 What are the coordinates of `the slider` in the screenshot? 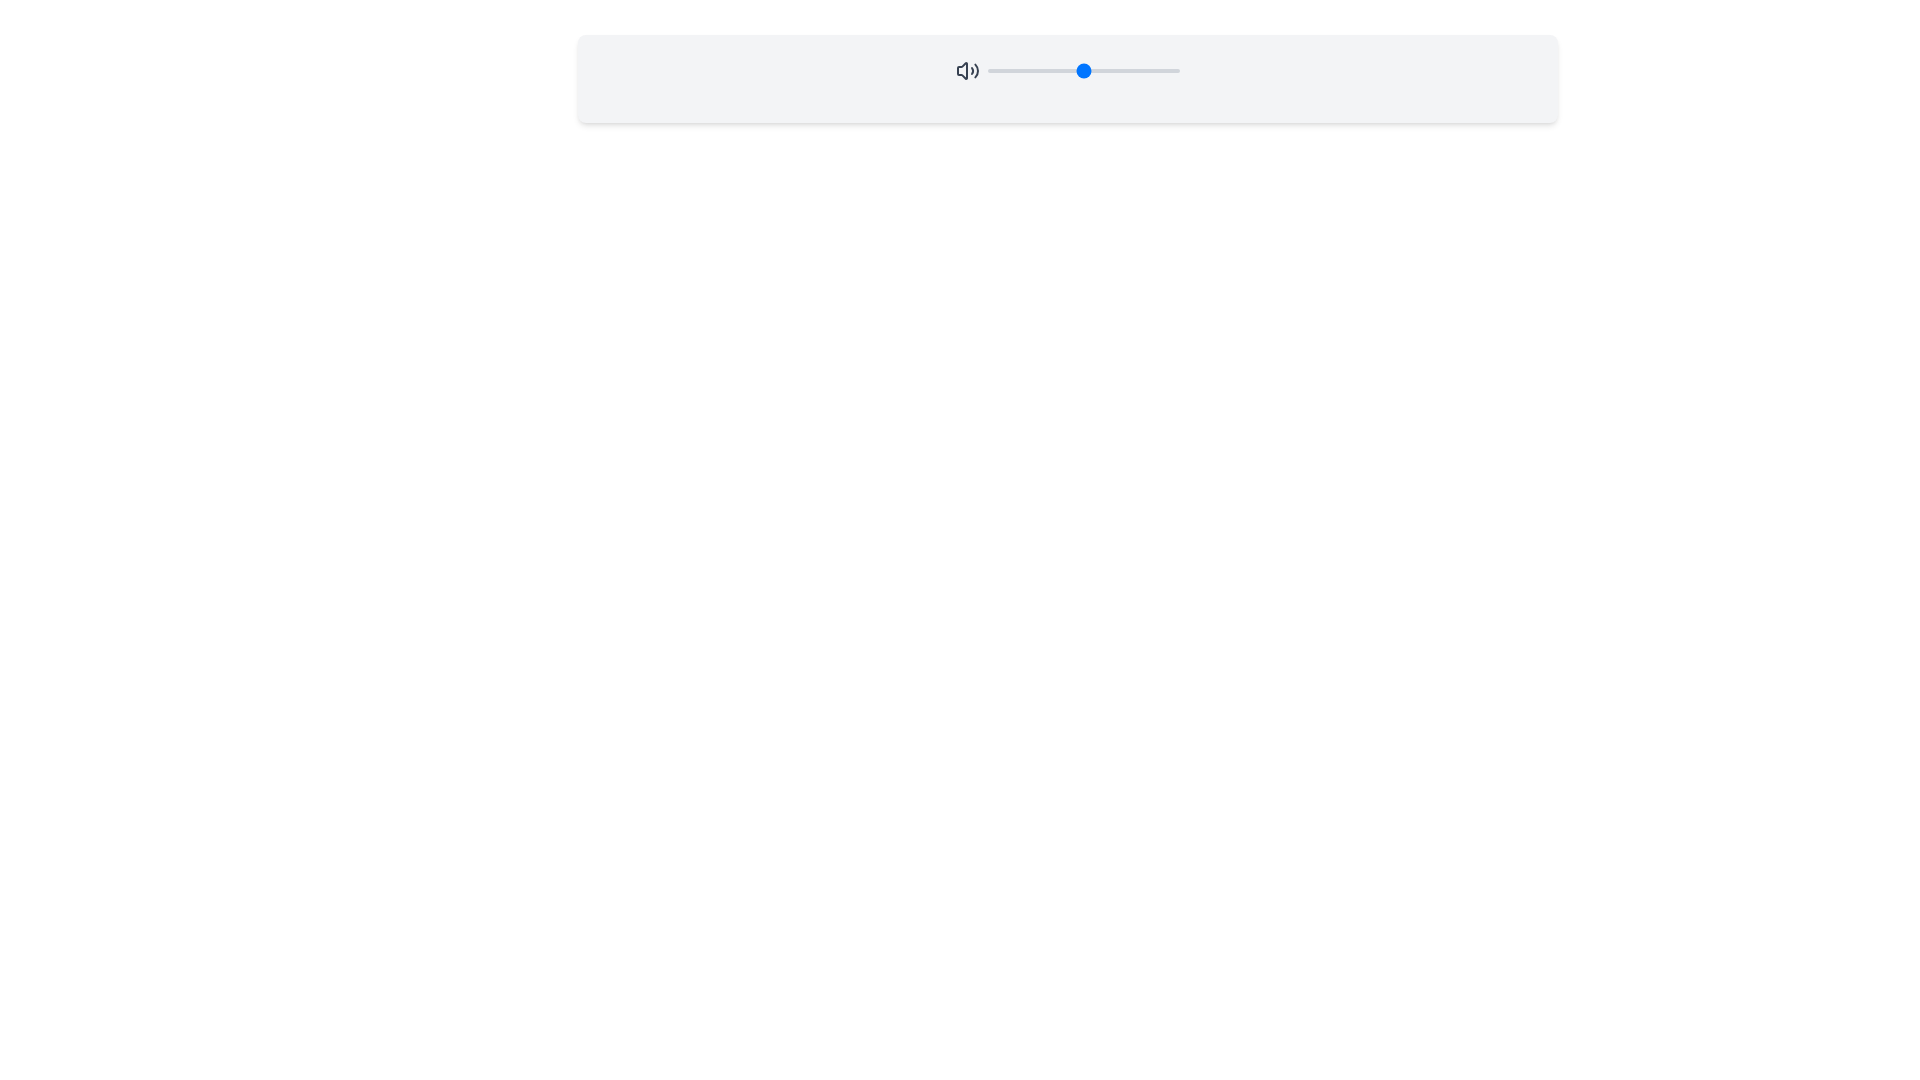 It's located at (1016, 69).